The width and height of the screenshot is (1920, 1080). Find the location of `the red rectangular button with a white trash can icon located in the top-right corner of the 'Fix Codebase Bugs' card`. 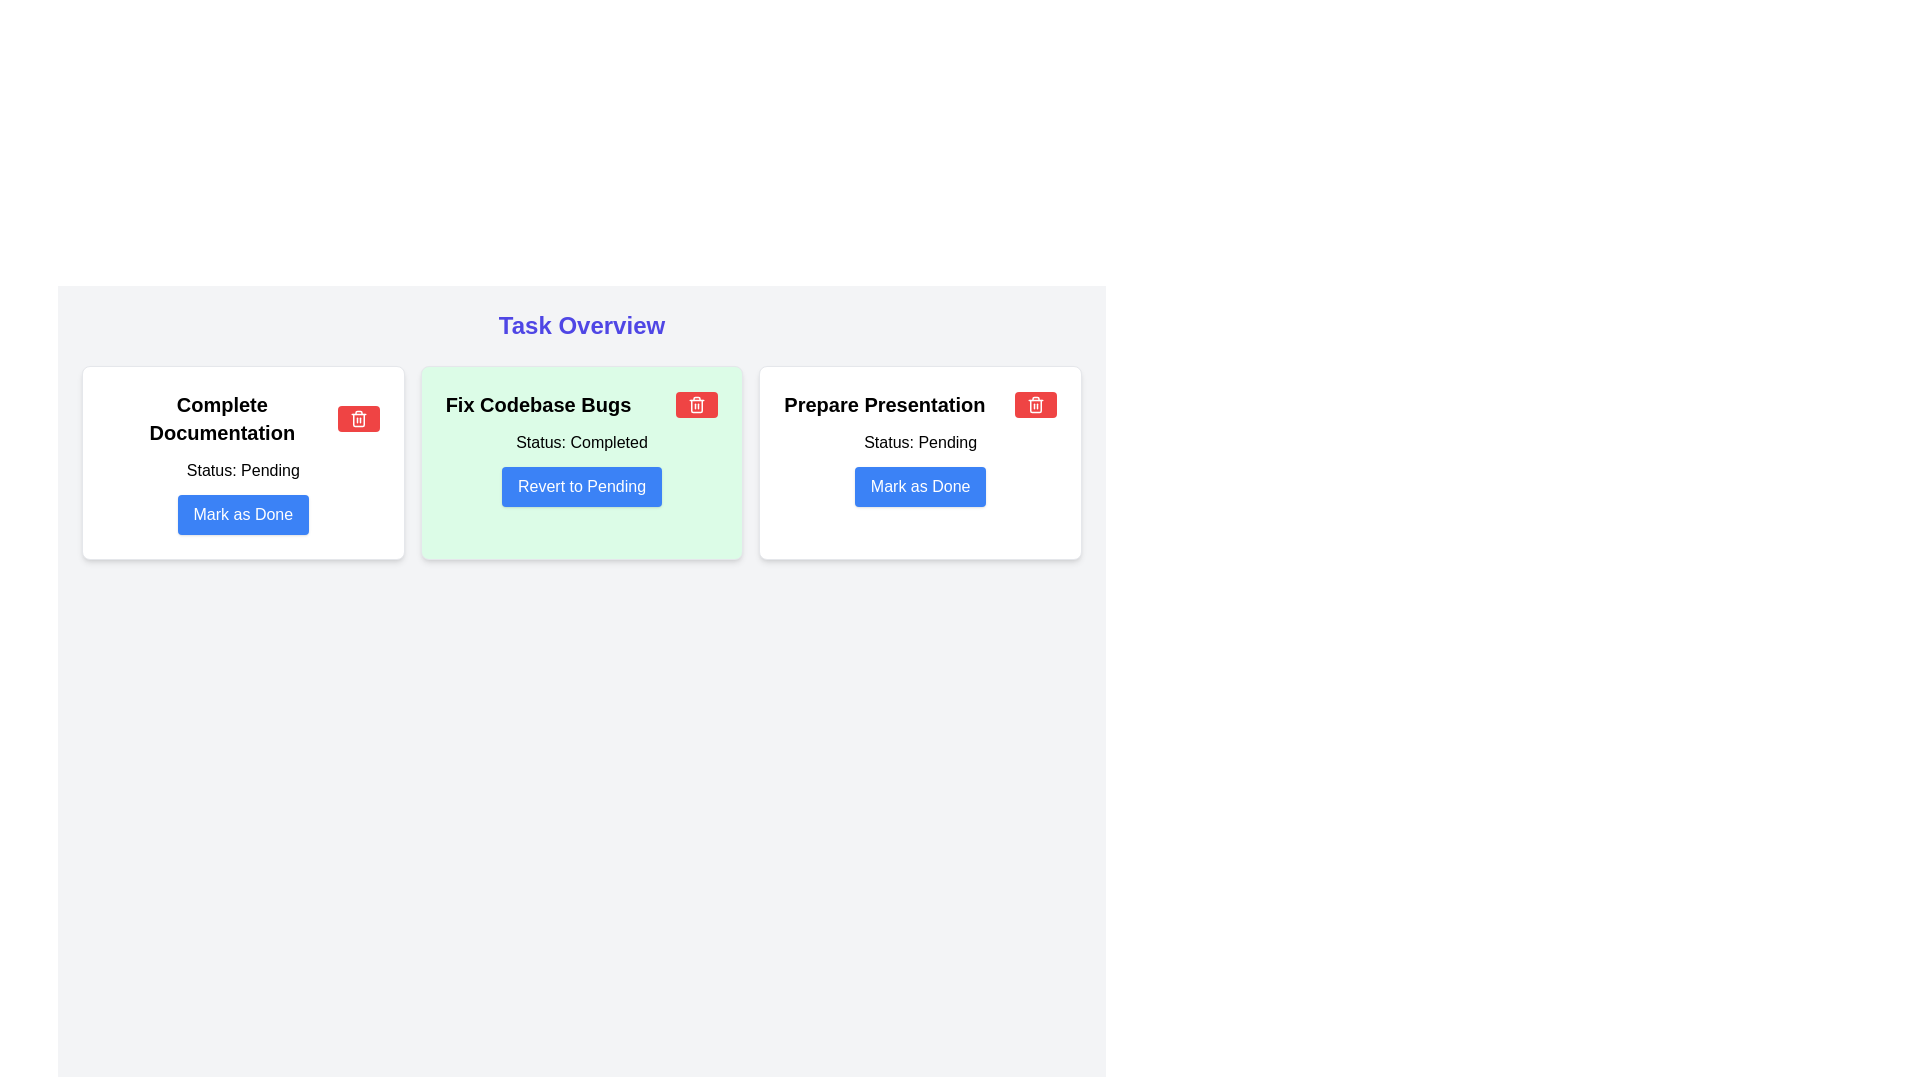

the red rectangular button with a white trash can icon located in the top-right corner of the 'Fix Codebase Bugs' card is located at coordinates (697, 405).